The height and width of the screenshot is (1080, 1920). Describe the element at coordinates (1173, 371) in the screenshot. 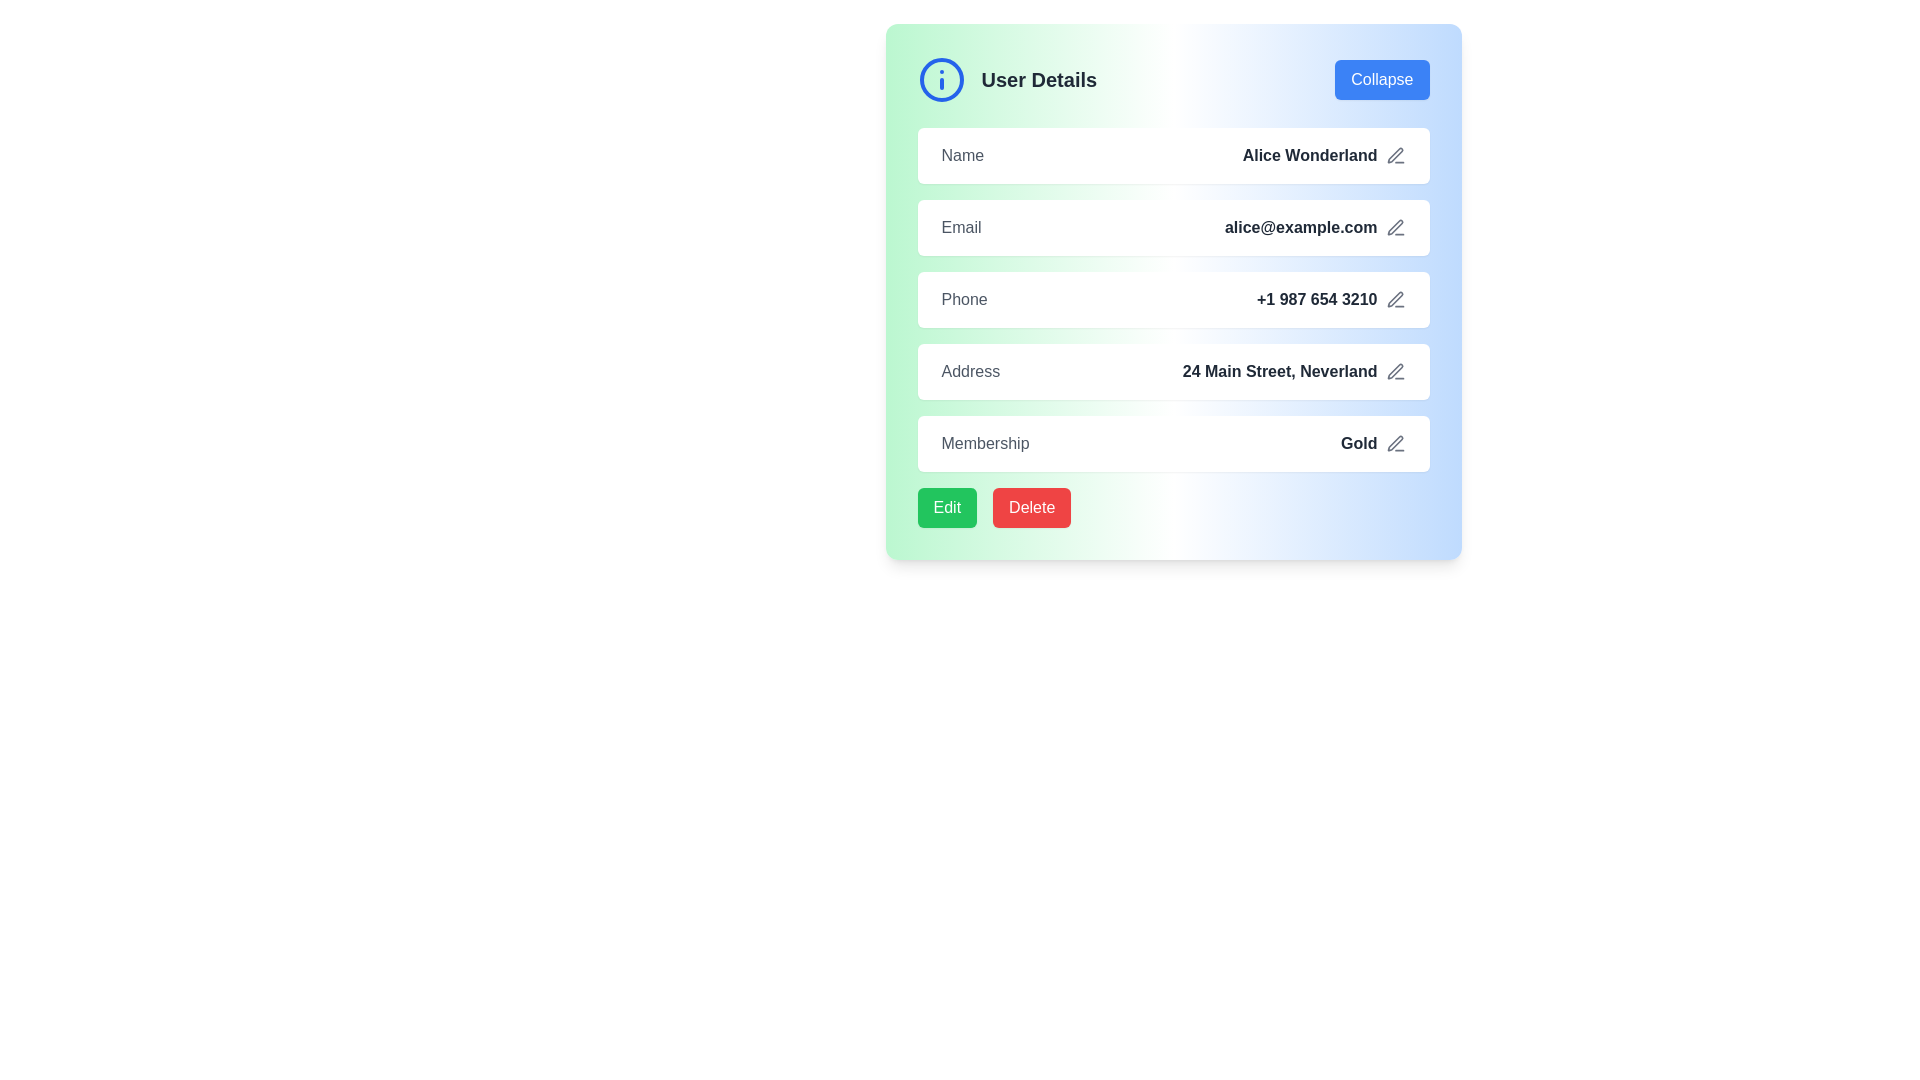

I see `the edit icon on the 'Address' text display located in the fourth row of the section, which contains the text '24 Main Street, Neverland'` at that location.